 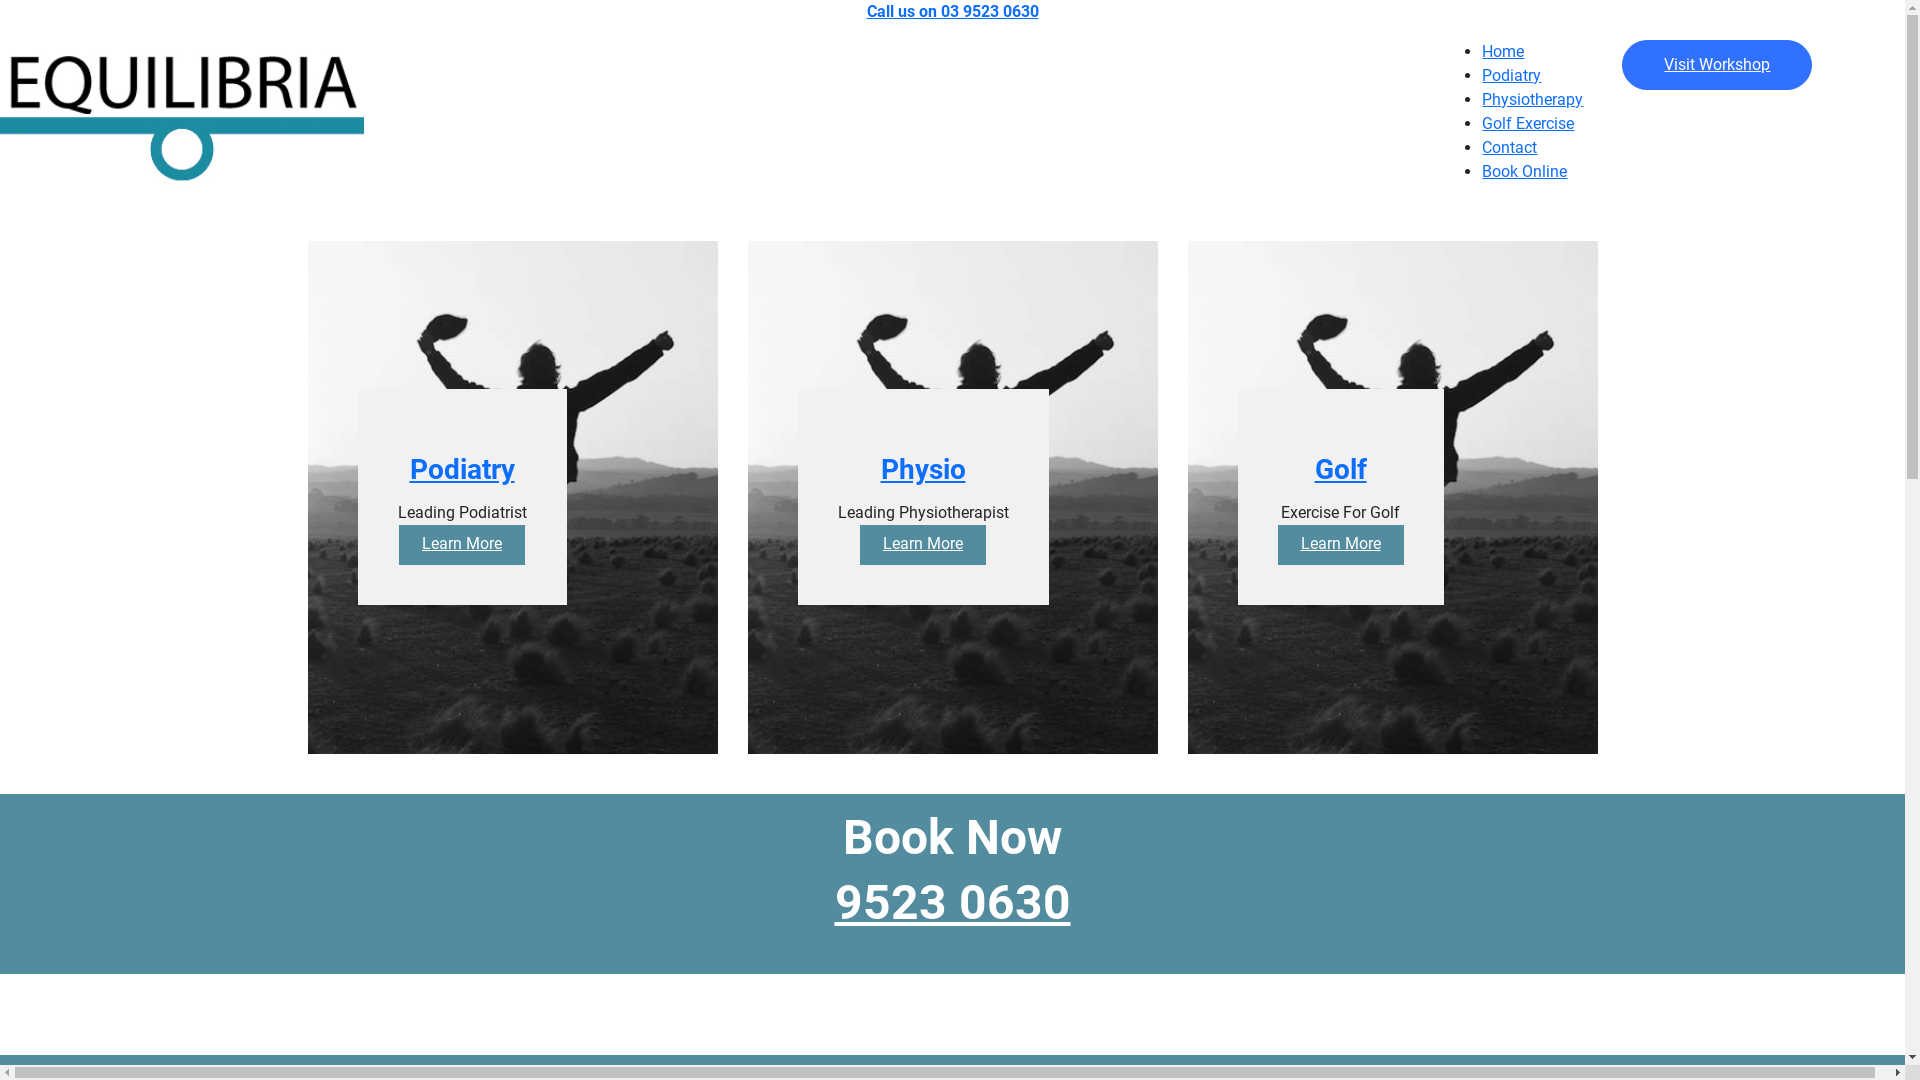 I want to click on 'Golf', so click(x=1339, y=486).